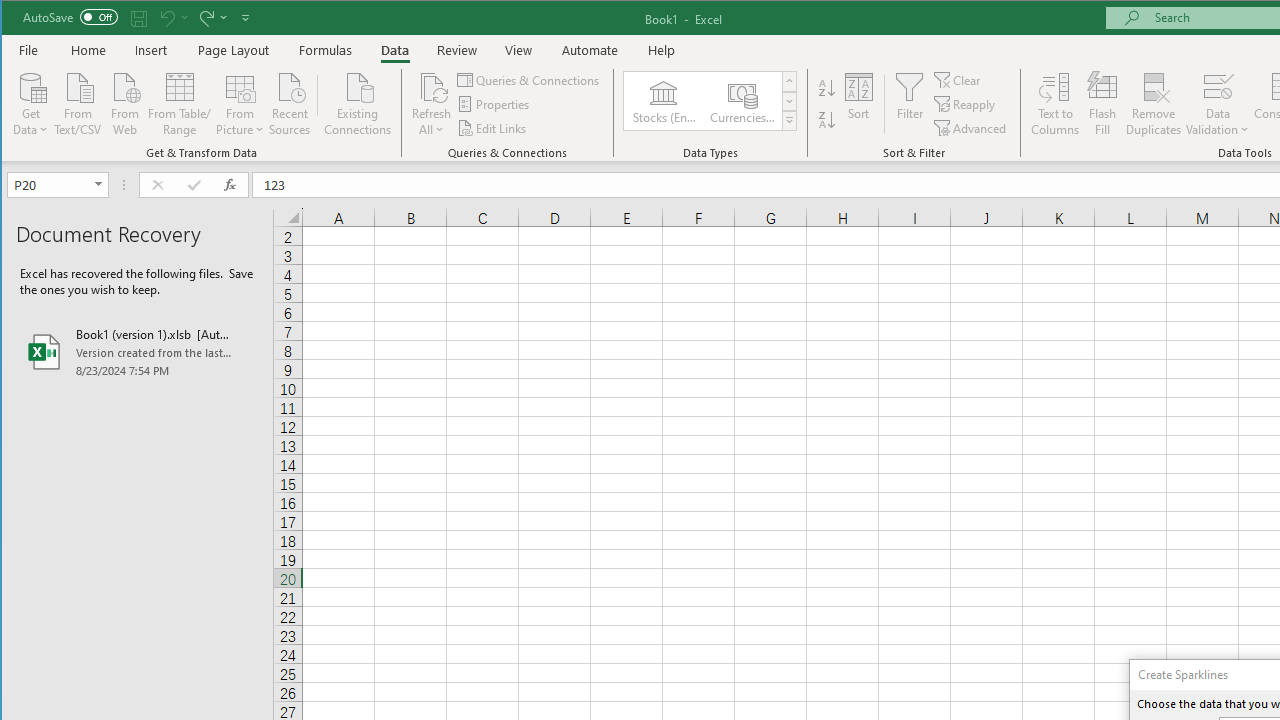 This screenshot has width=1280, height=720. What do you see at coordinates (663, 100) in the screenshot?
I see `'Stocks (English)'` at bounding box center [663, 100].